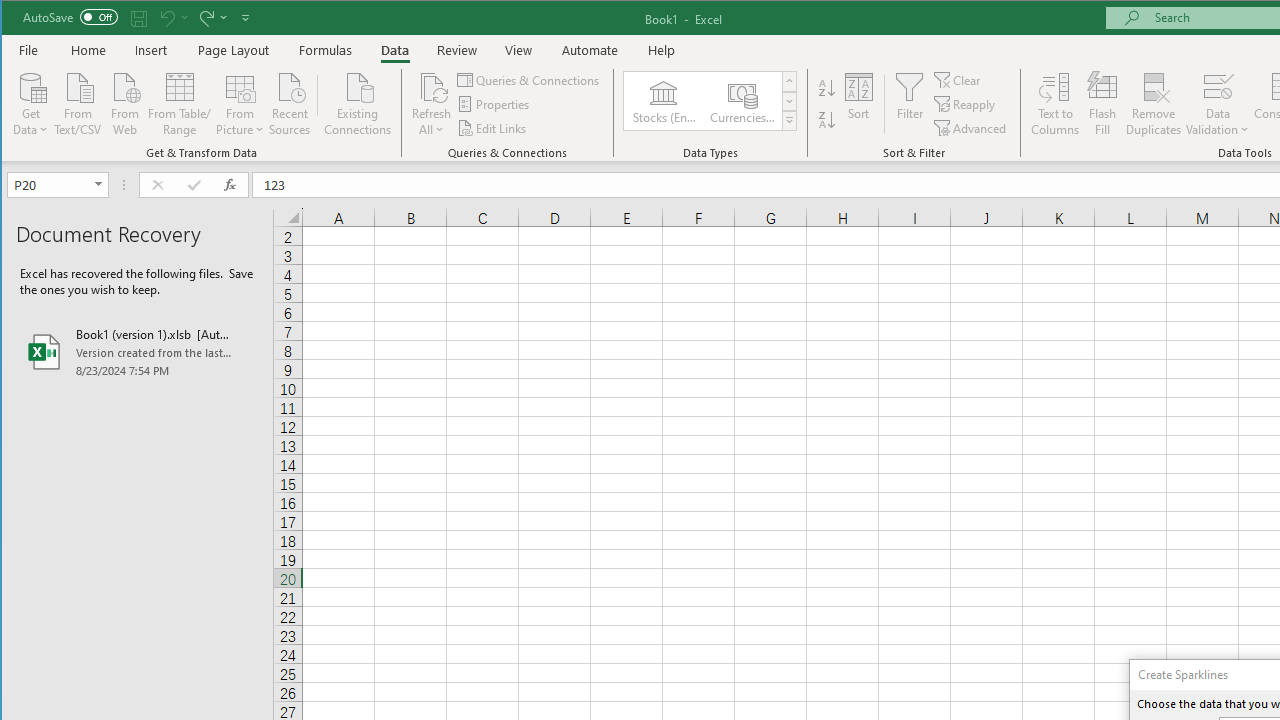 This screenshot has width=1280, height=720. What do you see at coordinates (663, 100) in the screenshot?
I see `'Stocks (English)'` at bounding box center [663, 100].